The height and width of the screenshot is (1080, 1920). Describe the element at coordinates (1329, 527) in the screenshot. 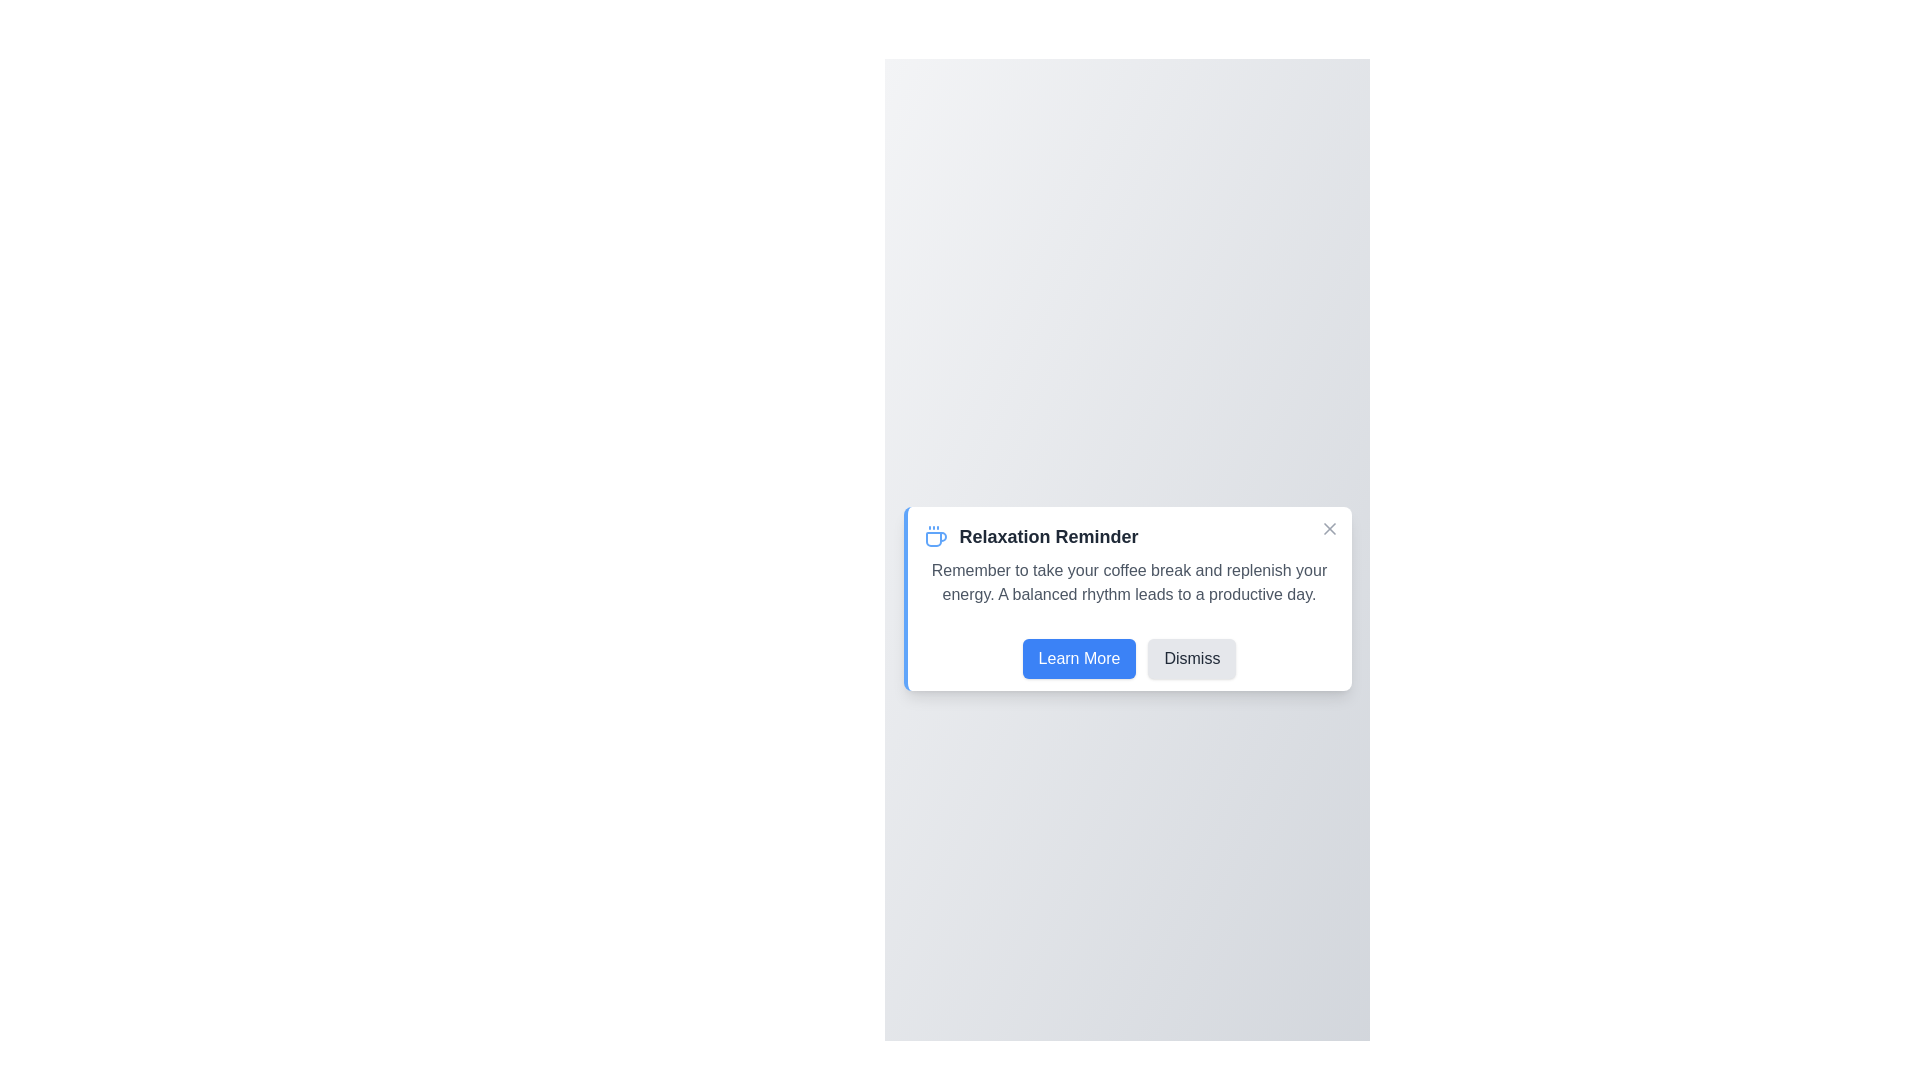

I see `the close button to close the alert` at that location.